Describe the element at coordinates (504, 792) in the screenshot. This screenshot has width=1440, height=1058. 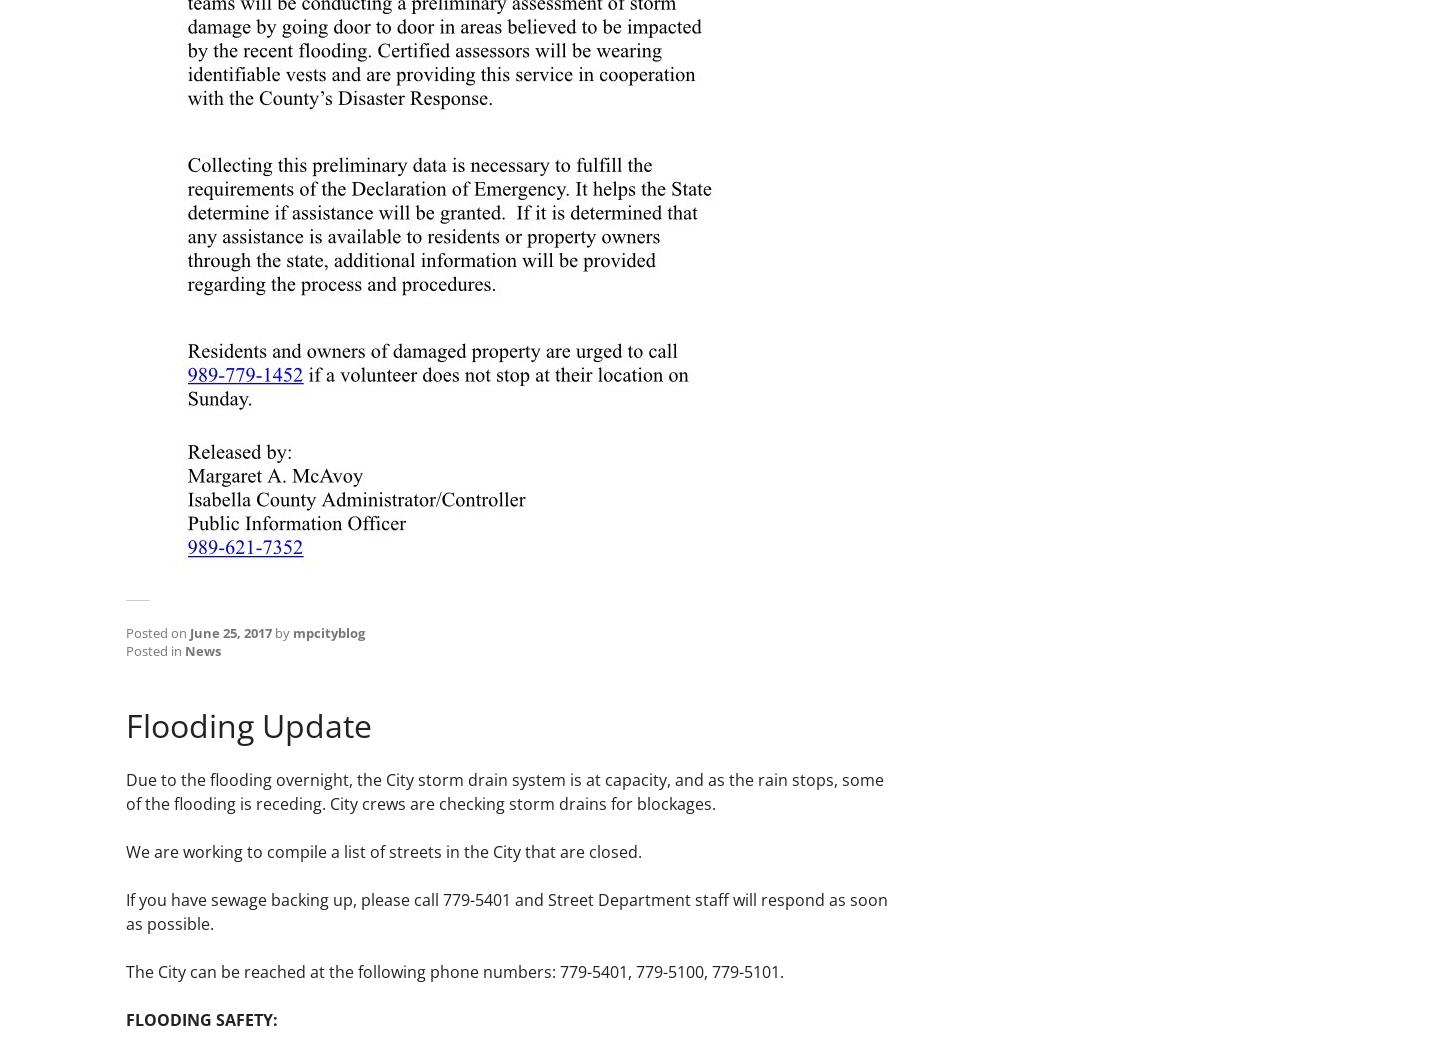
I see `'Due to the flooding overnight, the City storm drain system is at capacity, and as the rain stops, some of the flooding is receding. City crews are checking storm drains for blockages.'` at that location.